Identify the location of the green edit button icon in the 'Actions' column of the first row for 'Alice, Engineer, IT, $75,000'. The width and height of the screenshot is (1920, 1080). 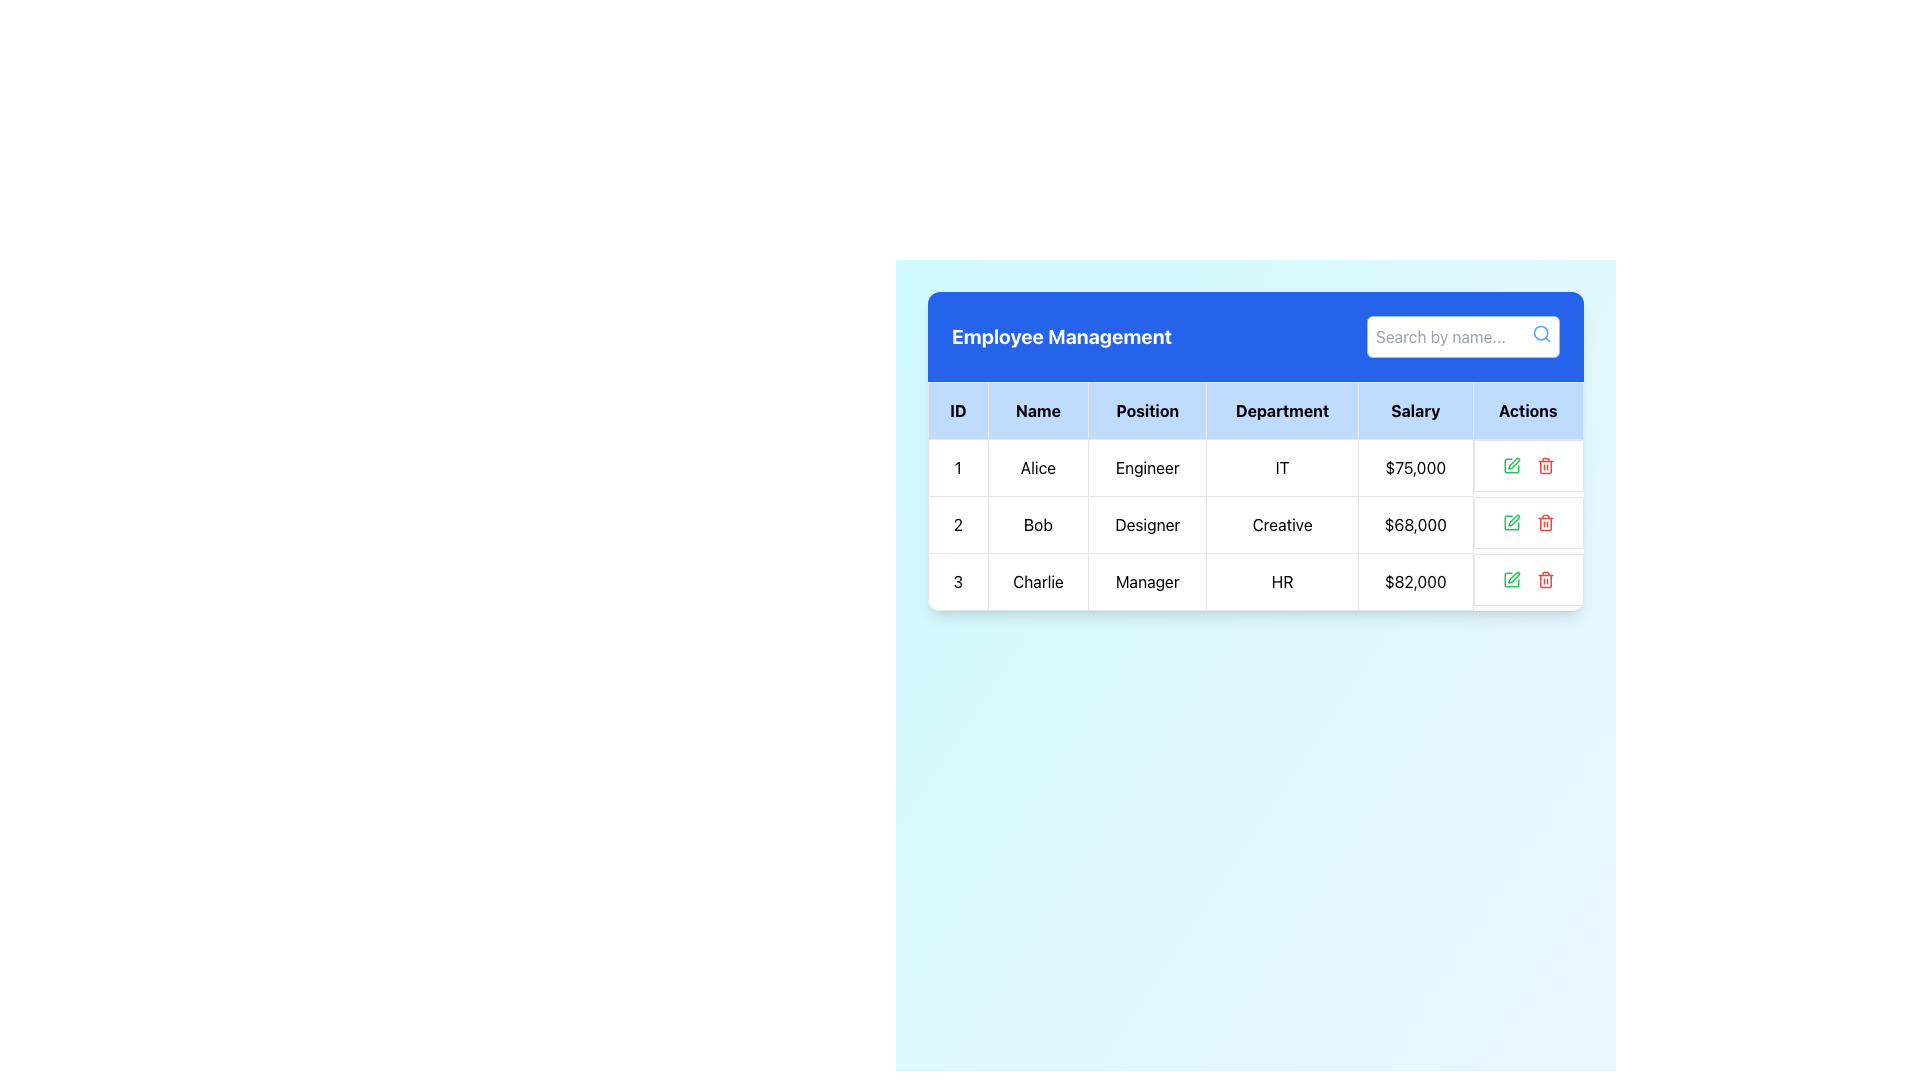
(1511, 466).